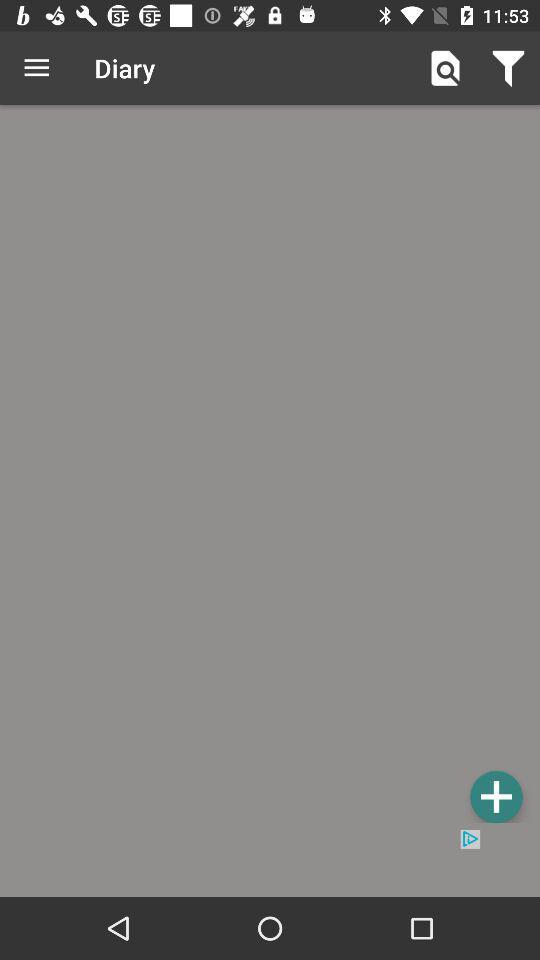 The width and height of the screenshot is (540, 960). What do you see at coordinates (445, 68) in the screenshot?
I see `the icon next to the diary item` at bounding box center [445, 68].